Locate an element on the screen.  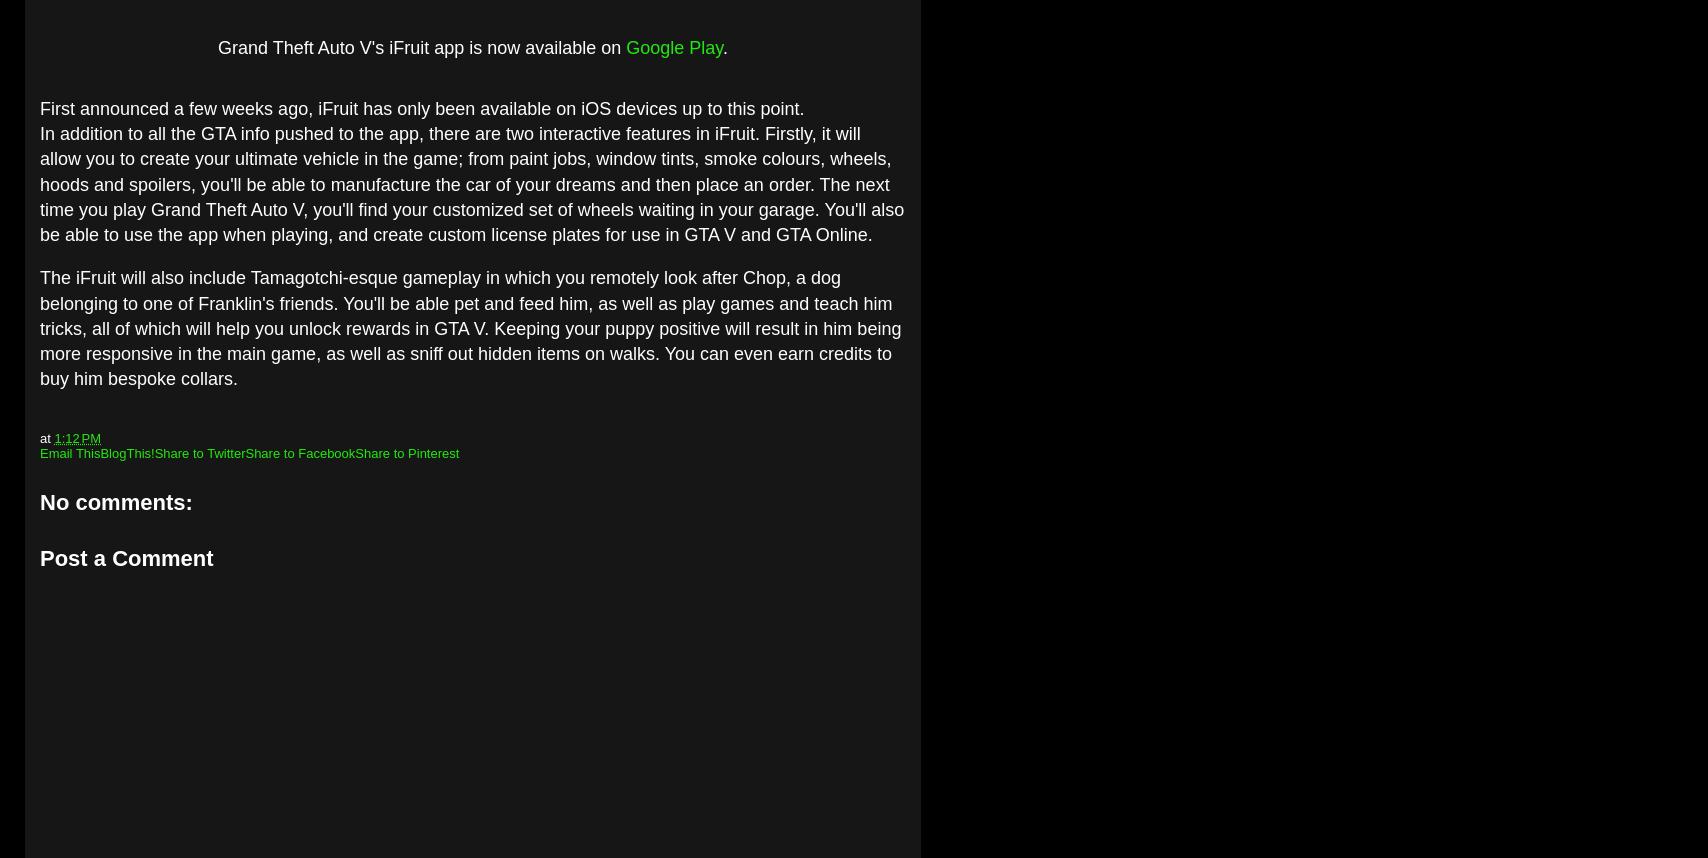
'First announced a few weeks ago, iFruit has only been available on iOS devices up to this point.' is located at coordinates (422, 108).